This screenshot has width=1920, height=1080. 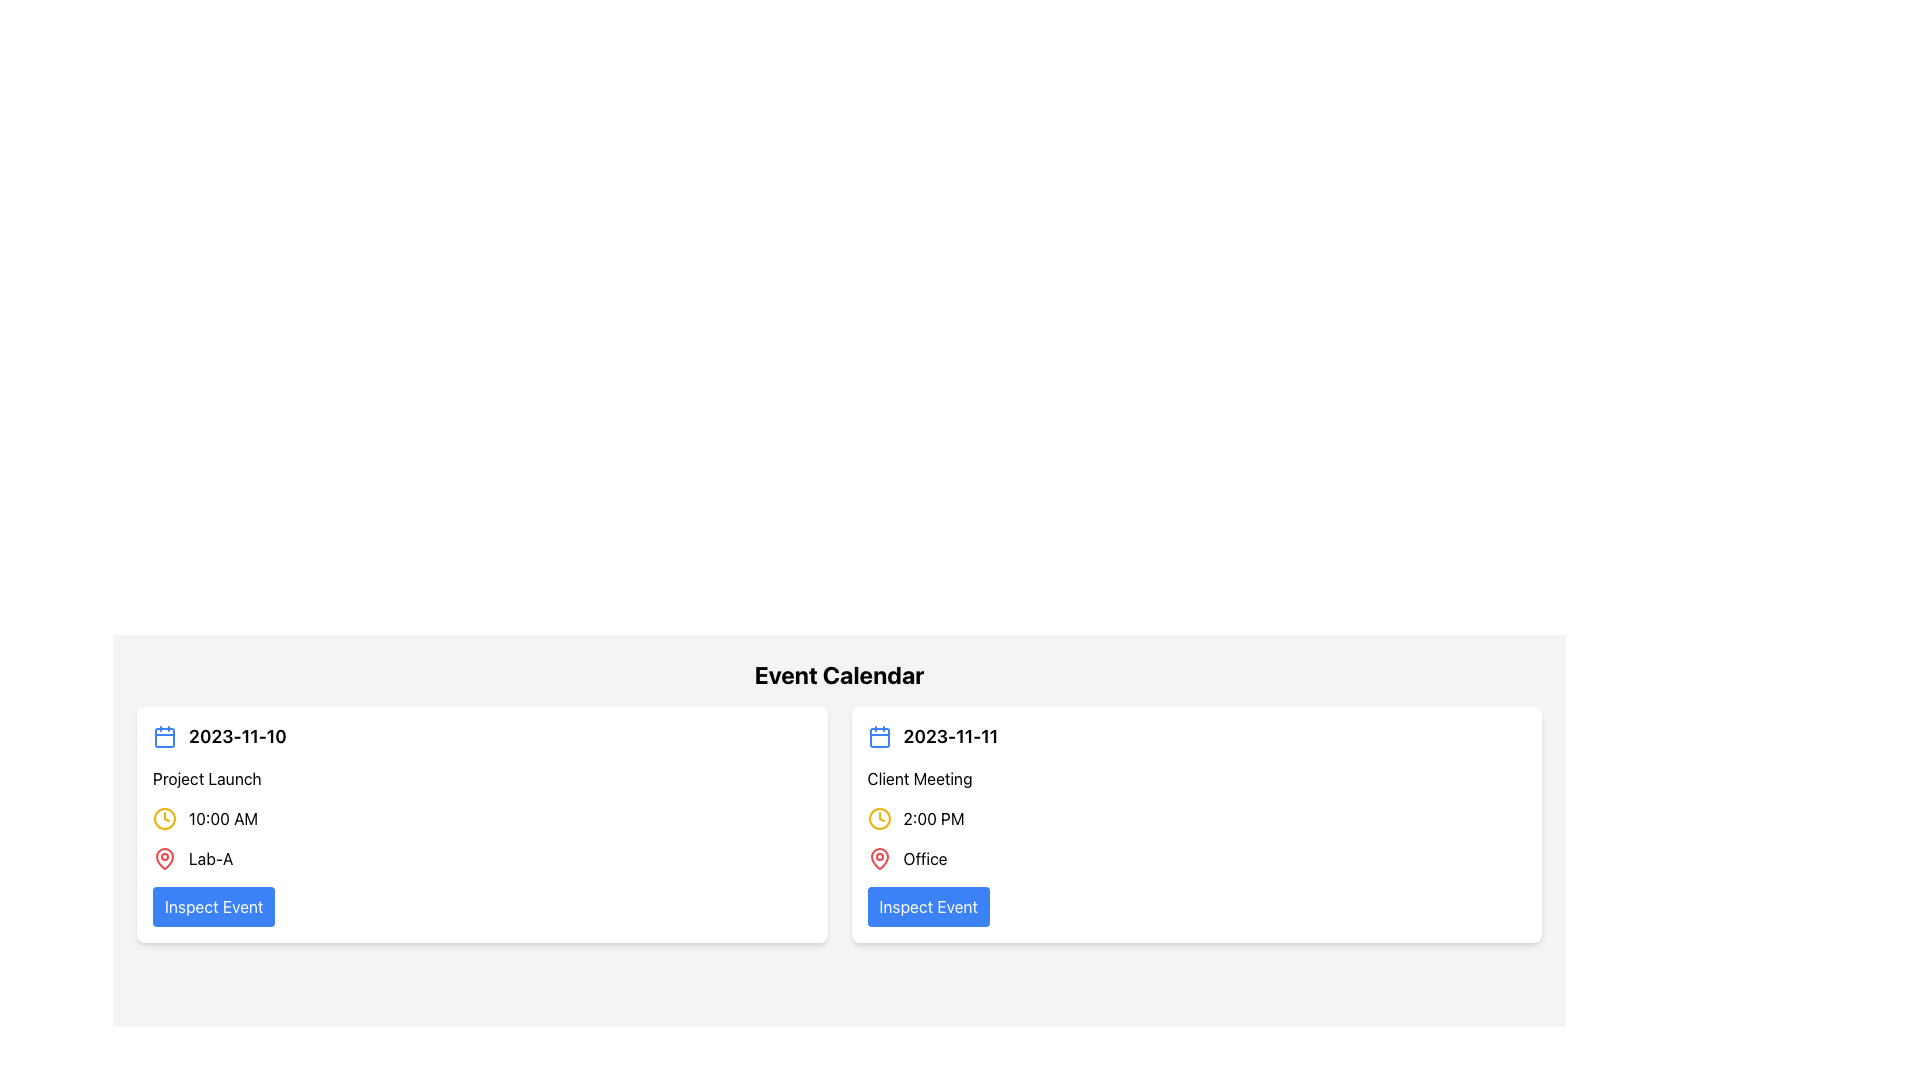 I want to click on the red pin icon representing the 'Office' location in the right event card of the 'Event Calendar' interface, which is adjacent to the text 'Office', so click(x=879, y=858).